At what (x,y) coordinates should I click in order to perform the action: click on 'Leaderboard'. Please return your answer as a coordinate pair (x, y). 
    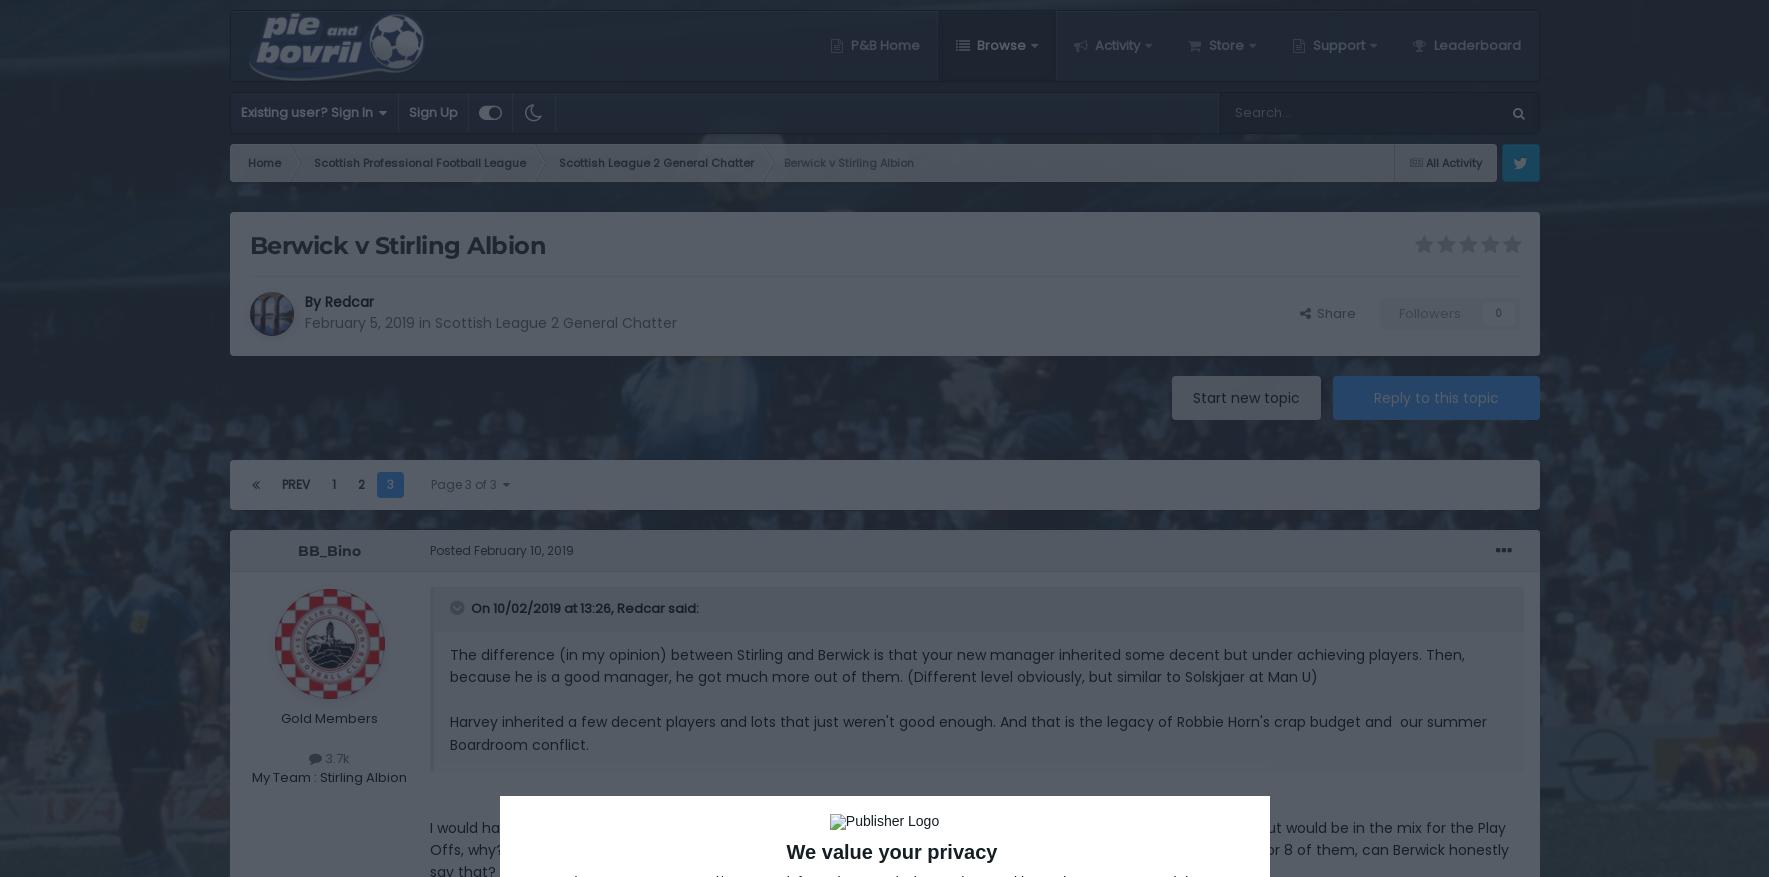
    Looking at the image, I should click on (1473, 44).